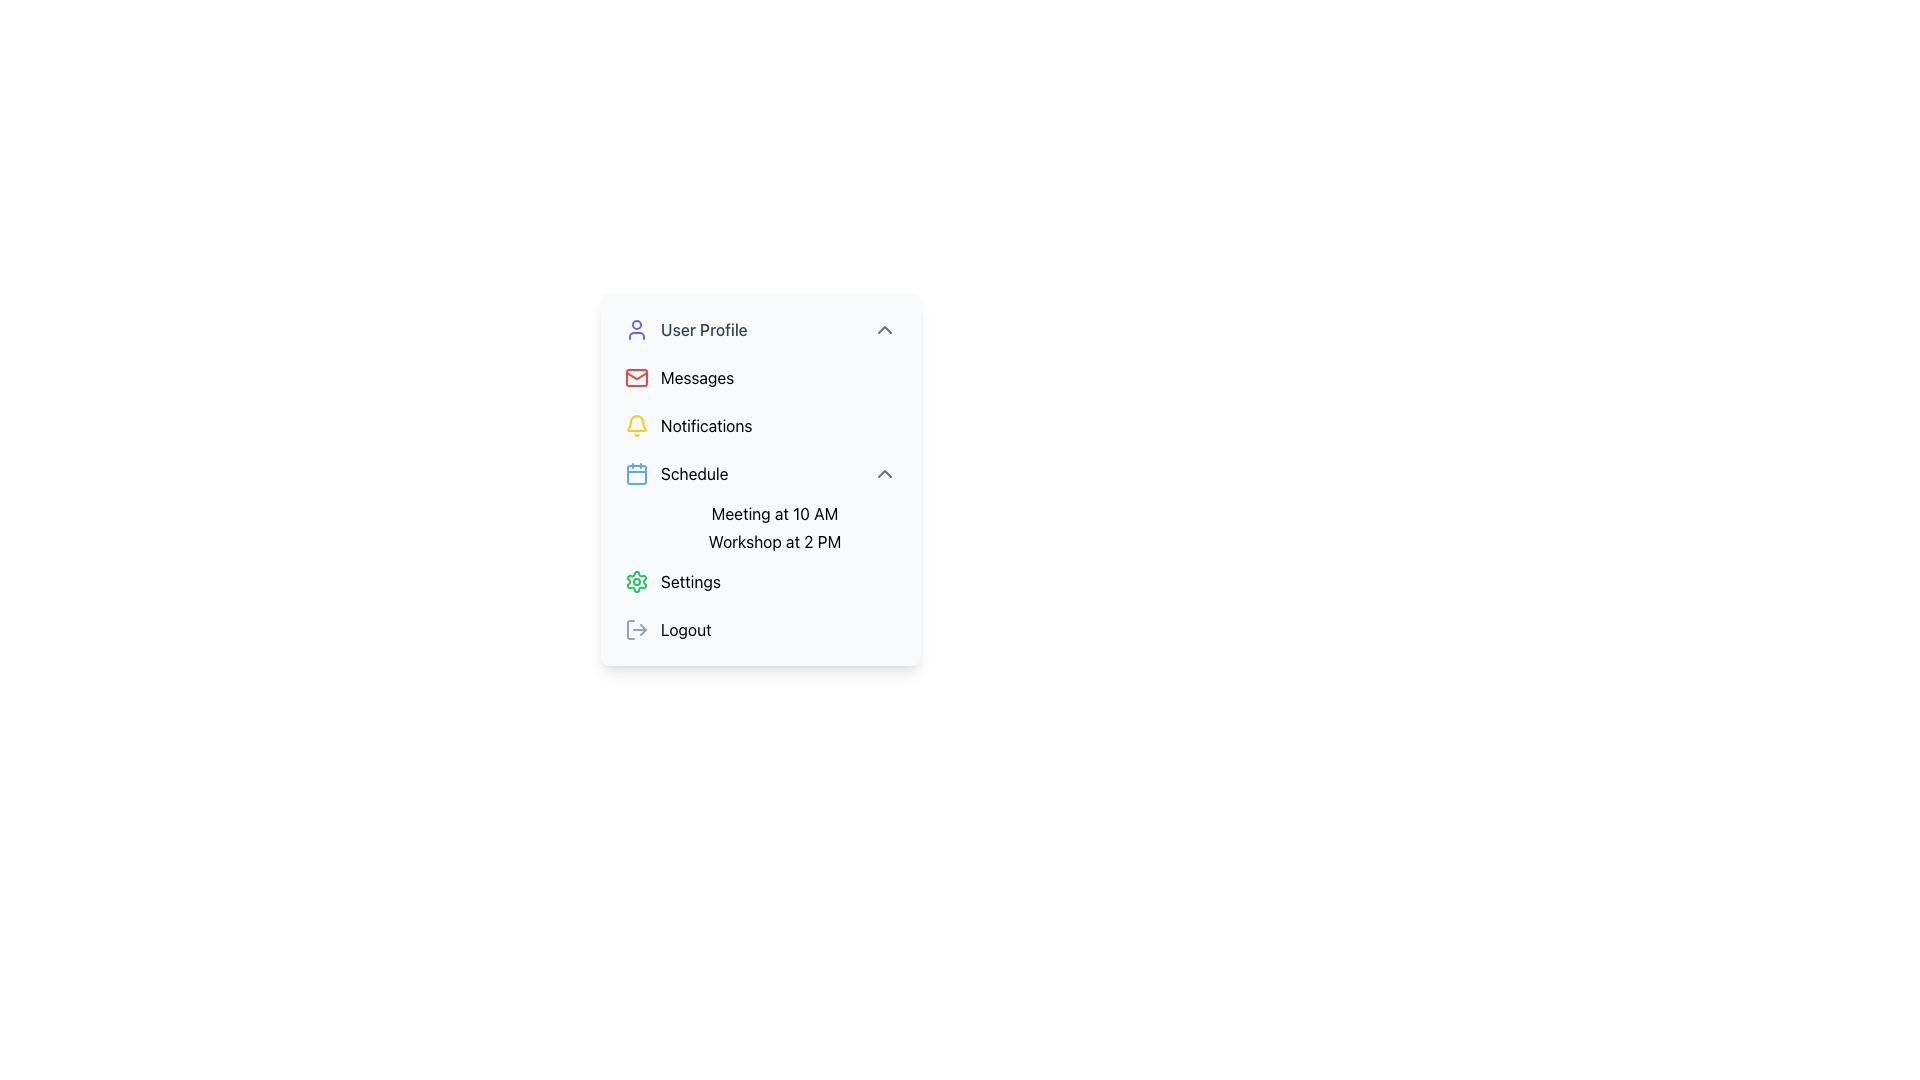 This screenshot has width=1920, height=1080. I want to click on the decorative SVG Rectangle that visually indicates a mail or messaging function, located within the envelope-like icon, so click(636, 378).